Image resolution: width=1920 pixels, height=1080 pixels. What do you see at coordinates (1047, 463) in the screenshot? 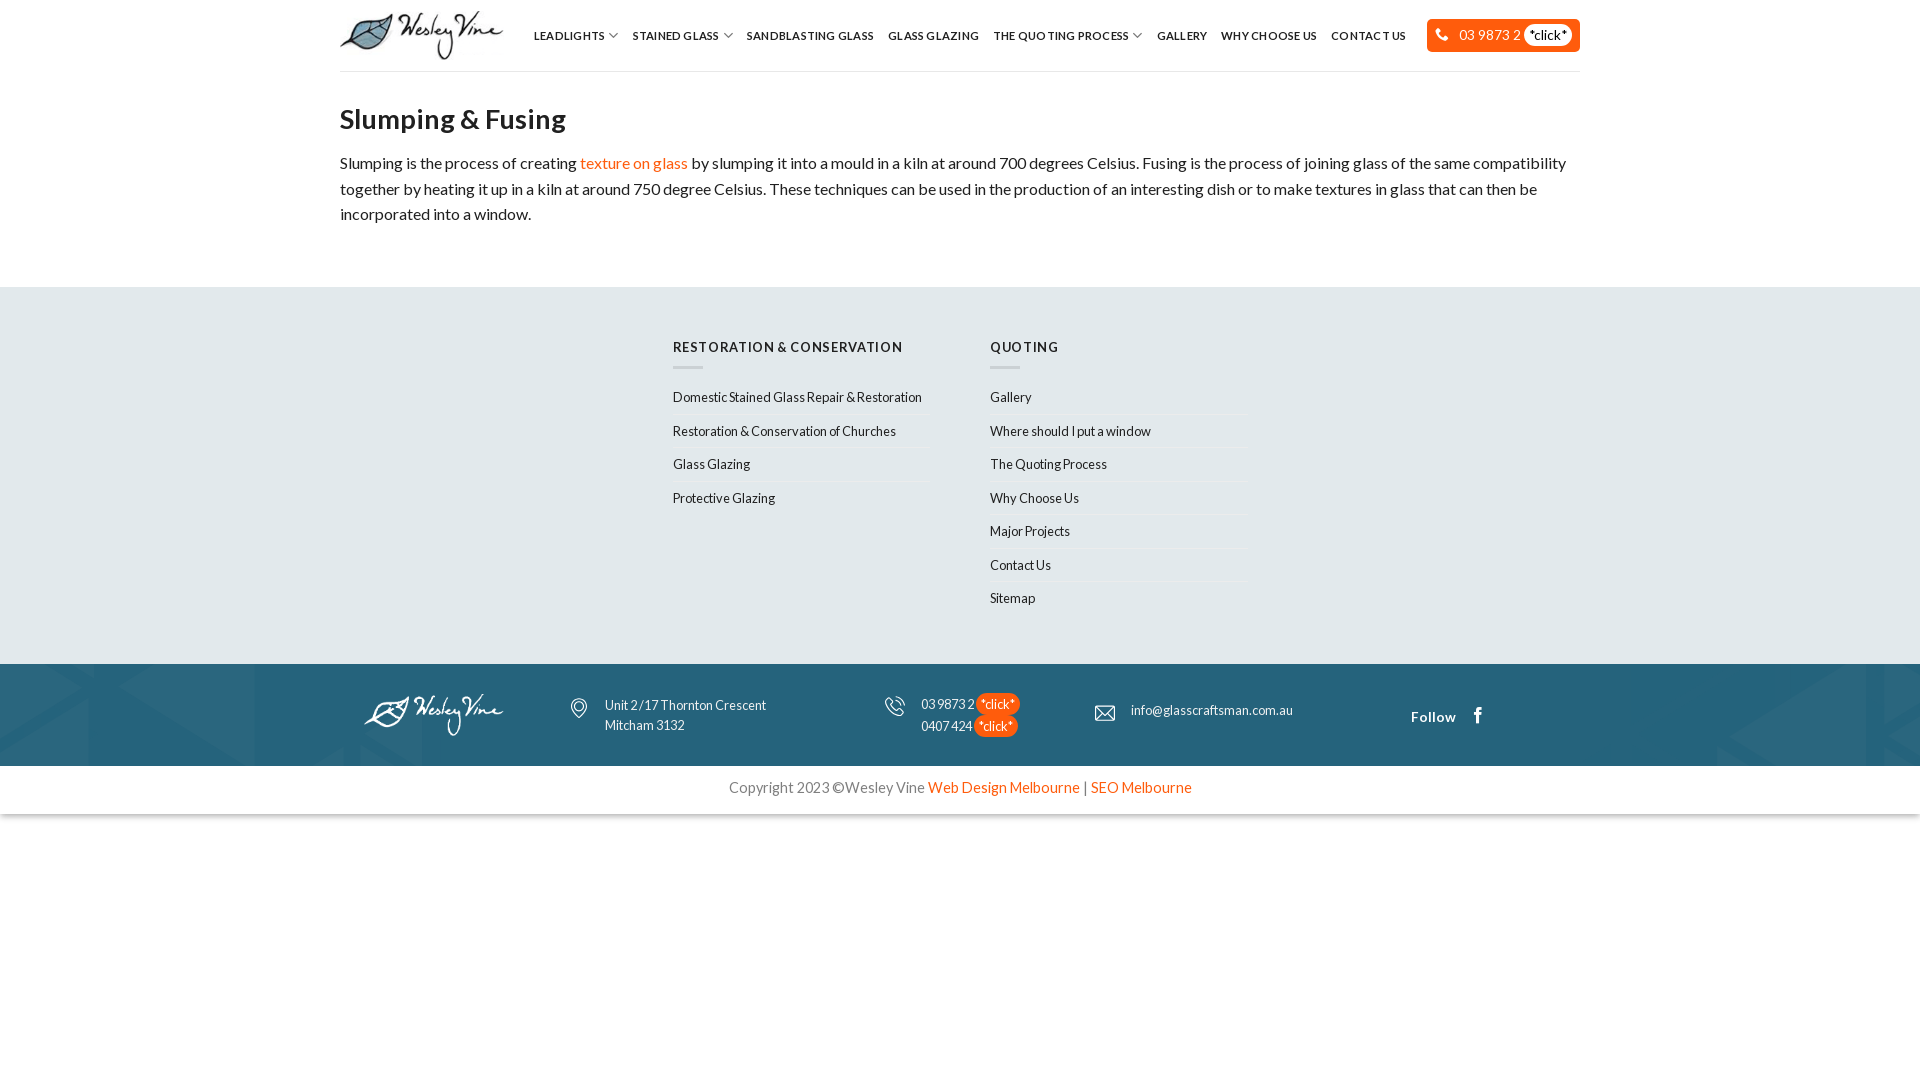
I see `'The Quoting Process'` at bounding box center [1047, 463].